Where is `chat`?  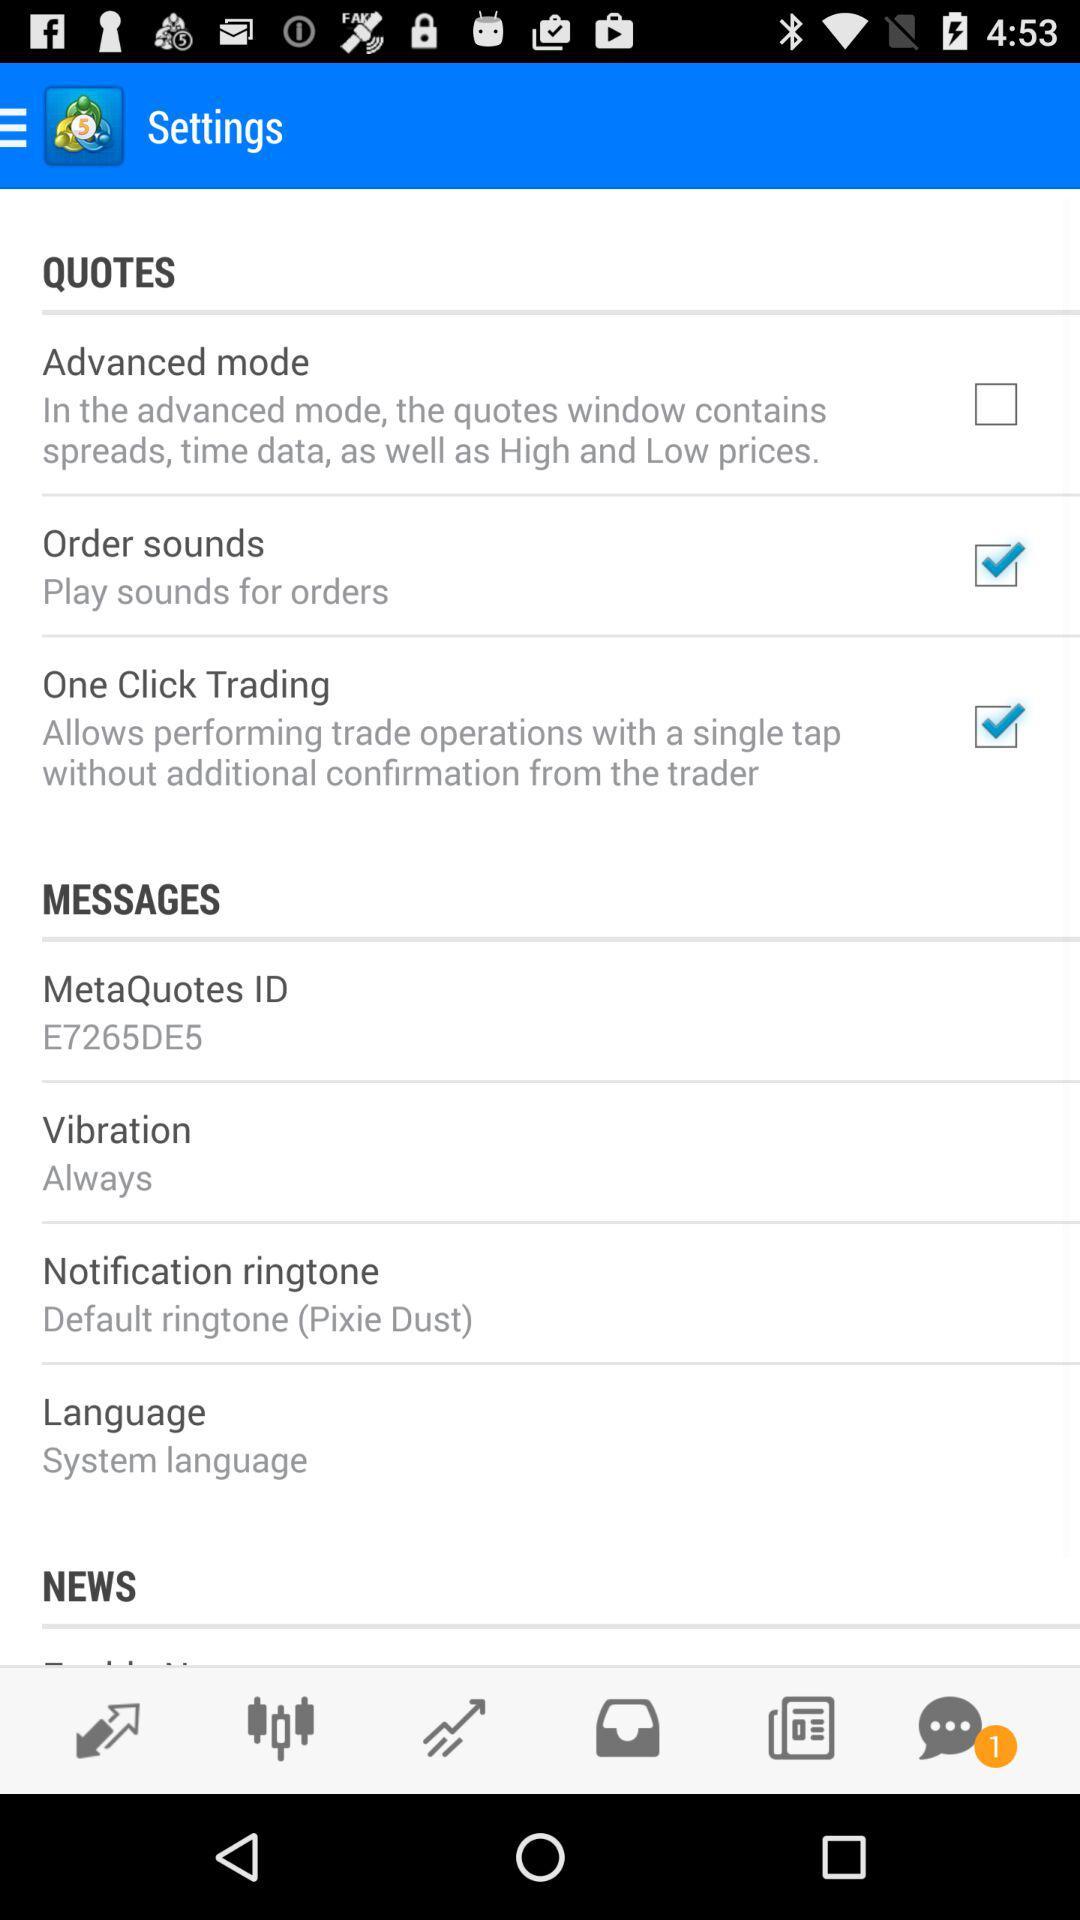
chat is located at coordinates (949, 1727).